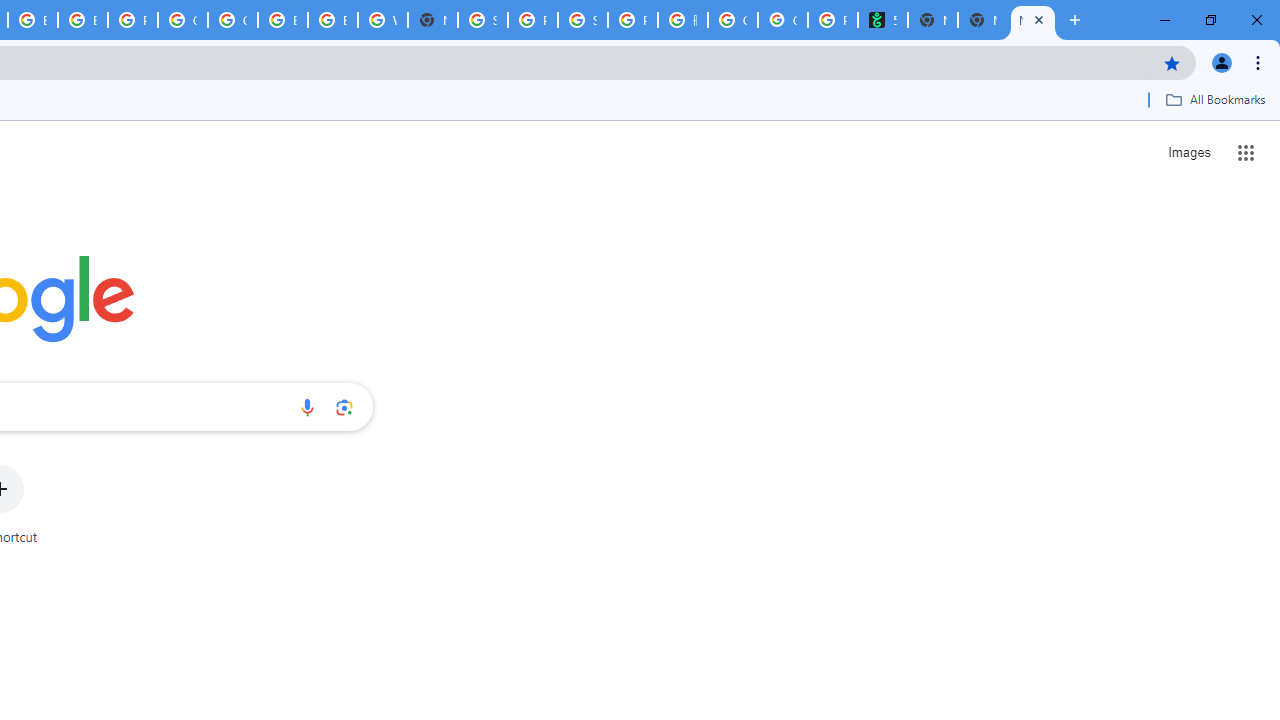 This screenshot has height=720, width=1280. What do you see at coordinates (483, 20) in the screenshot?
I see `'Sign in - Google Accounts'` at bounding box center [483, 20].